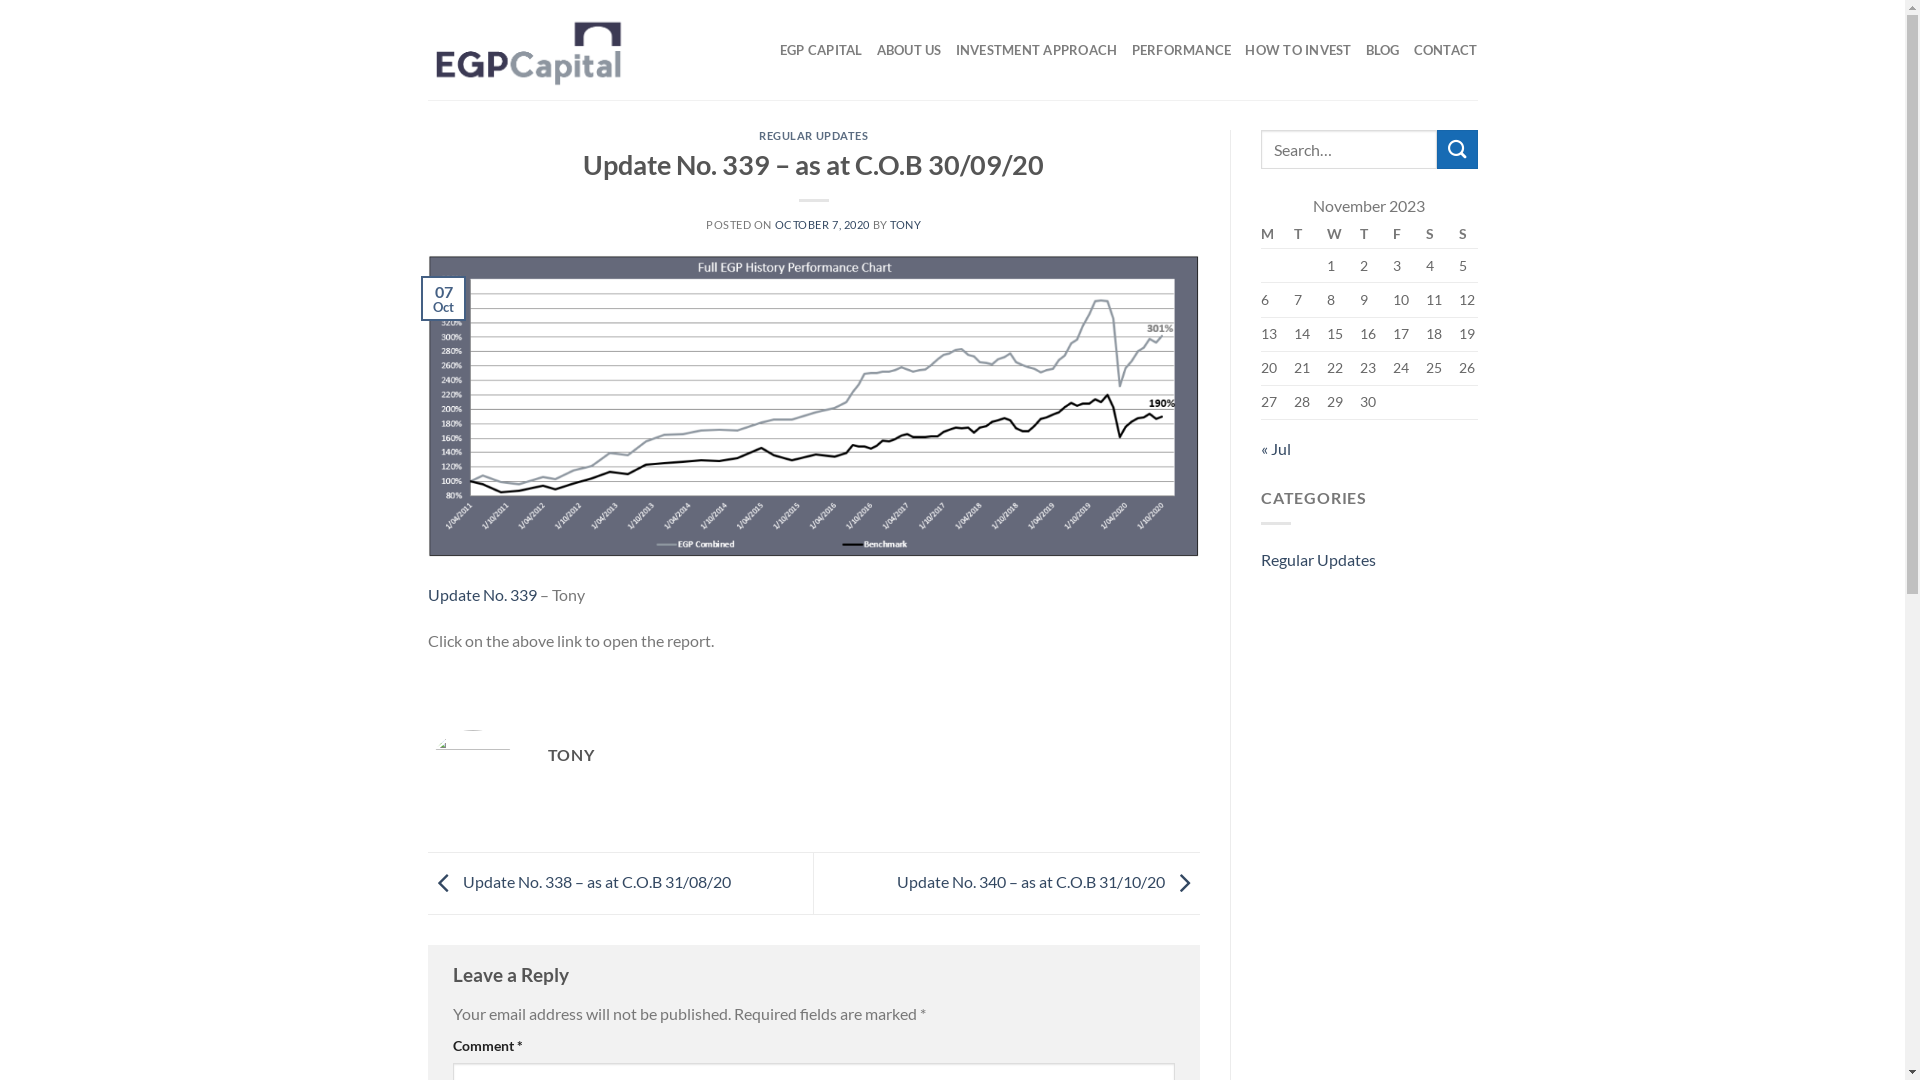 This screenshot has width=1920, height=1080. Describe the element at coordinates (813, 135) in the screenshot. I see `'REGULAR UPDATES'` at that location.